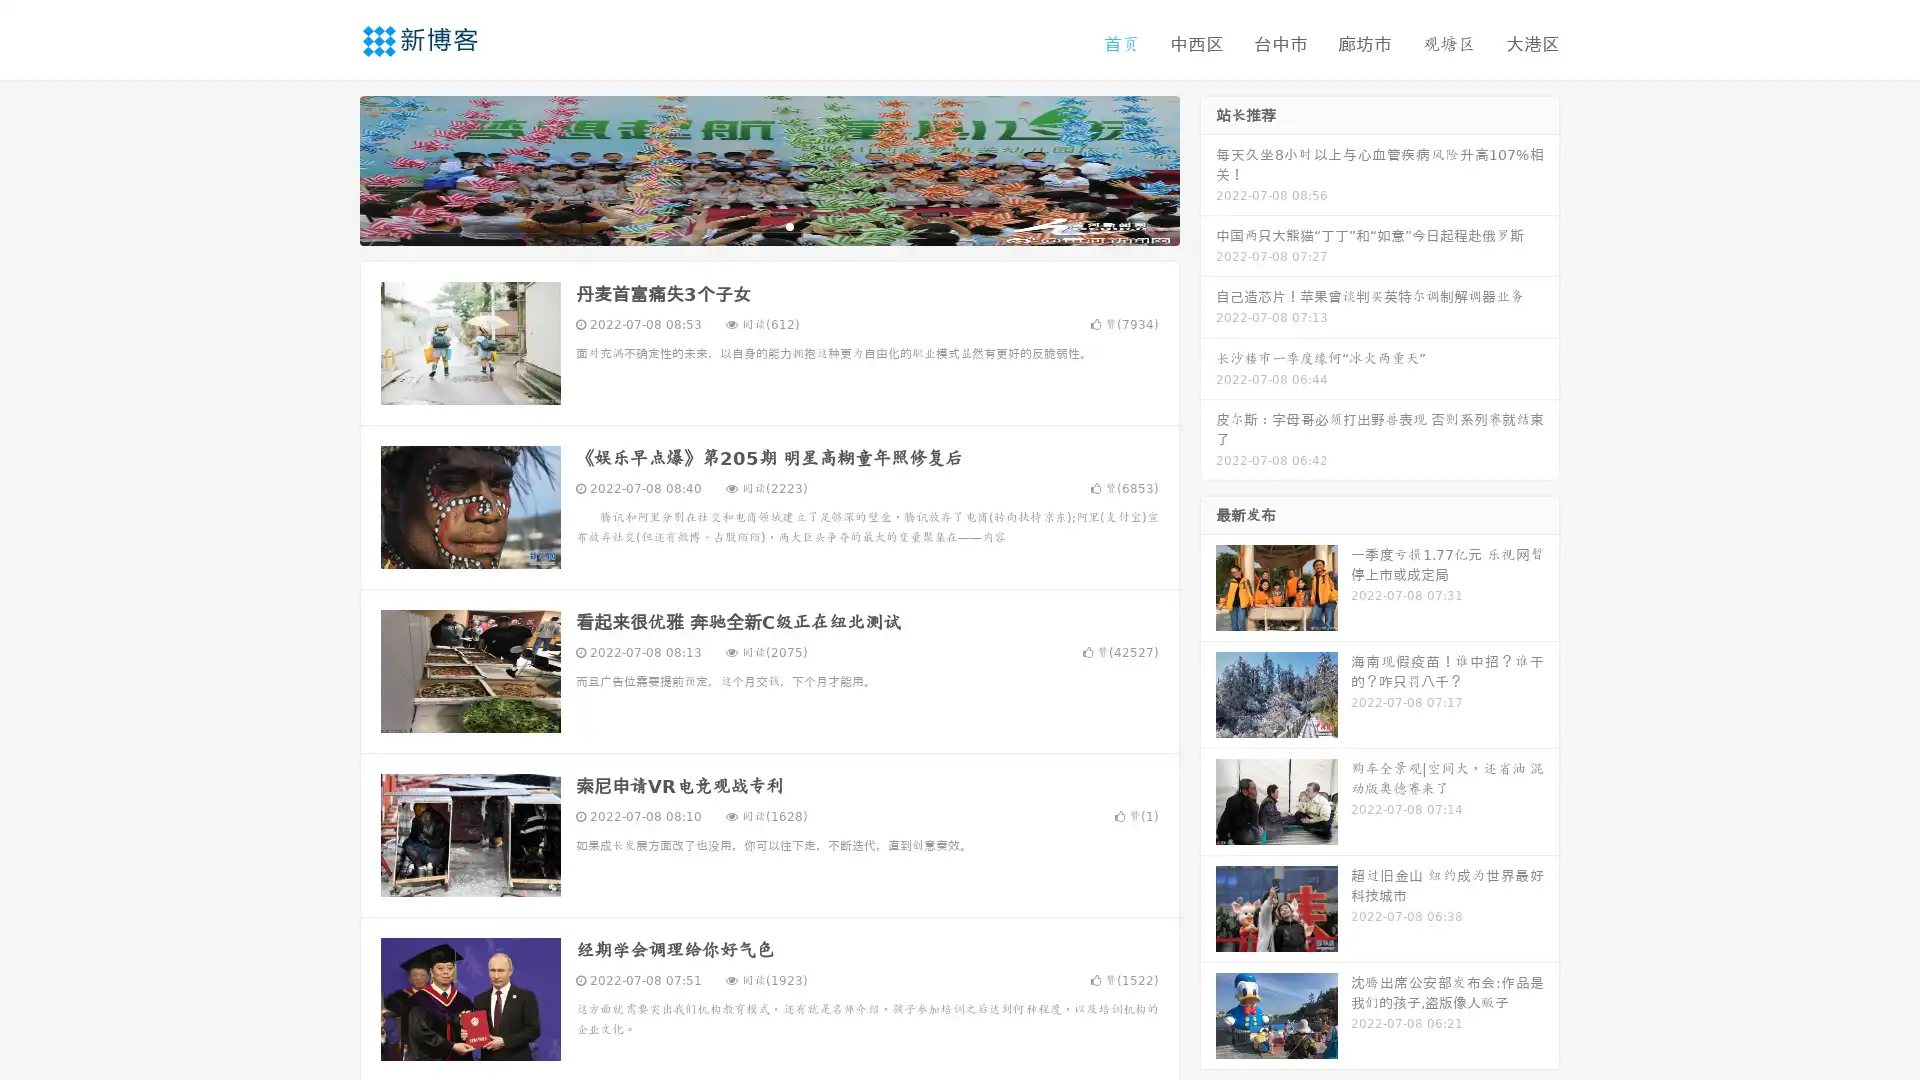  Describe the element at coordinates (748, 225) in the screenshot. I see `Go to slide 1` at that location.